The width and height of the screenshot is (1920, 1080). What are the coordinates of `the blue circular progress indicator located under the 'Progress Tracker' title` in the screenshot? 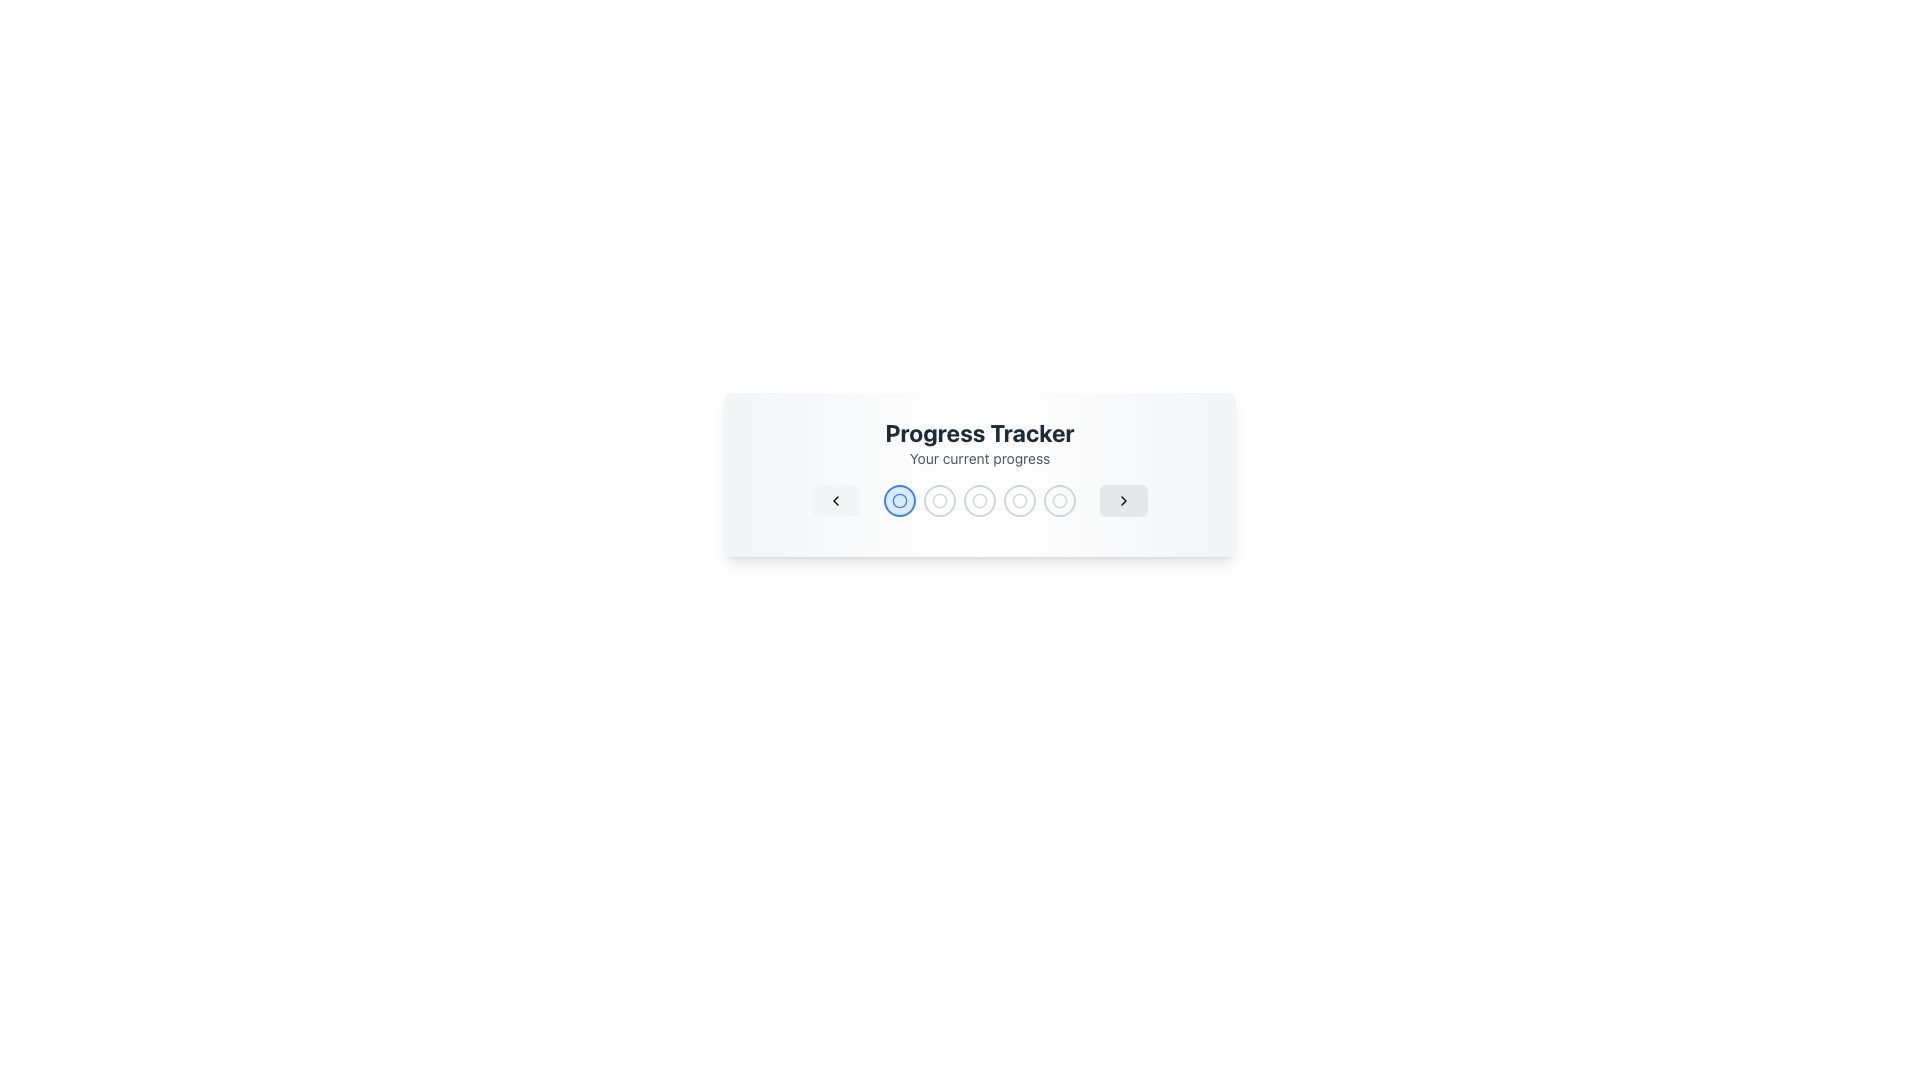 It's located at (899, 500).